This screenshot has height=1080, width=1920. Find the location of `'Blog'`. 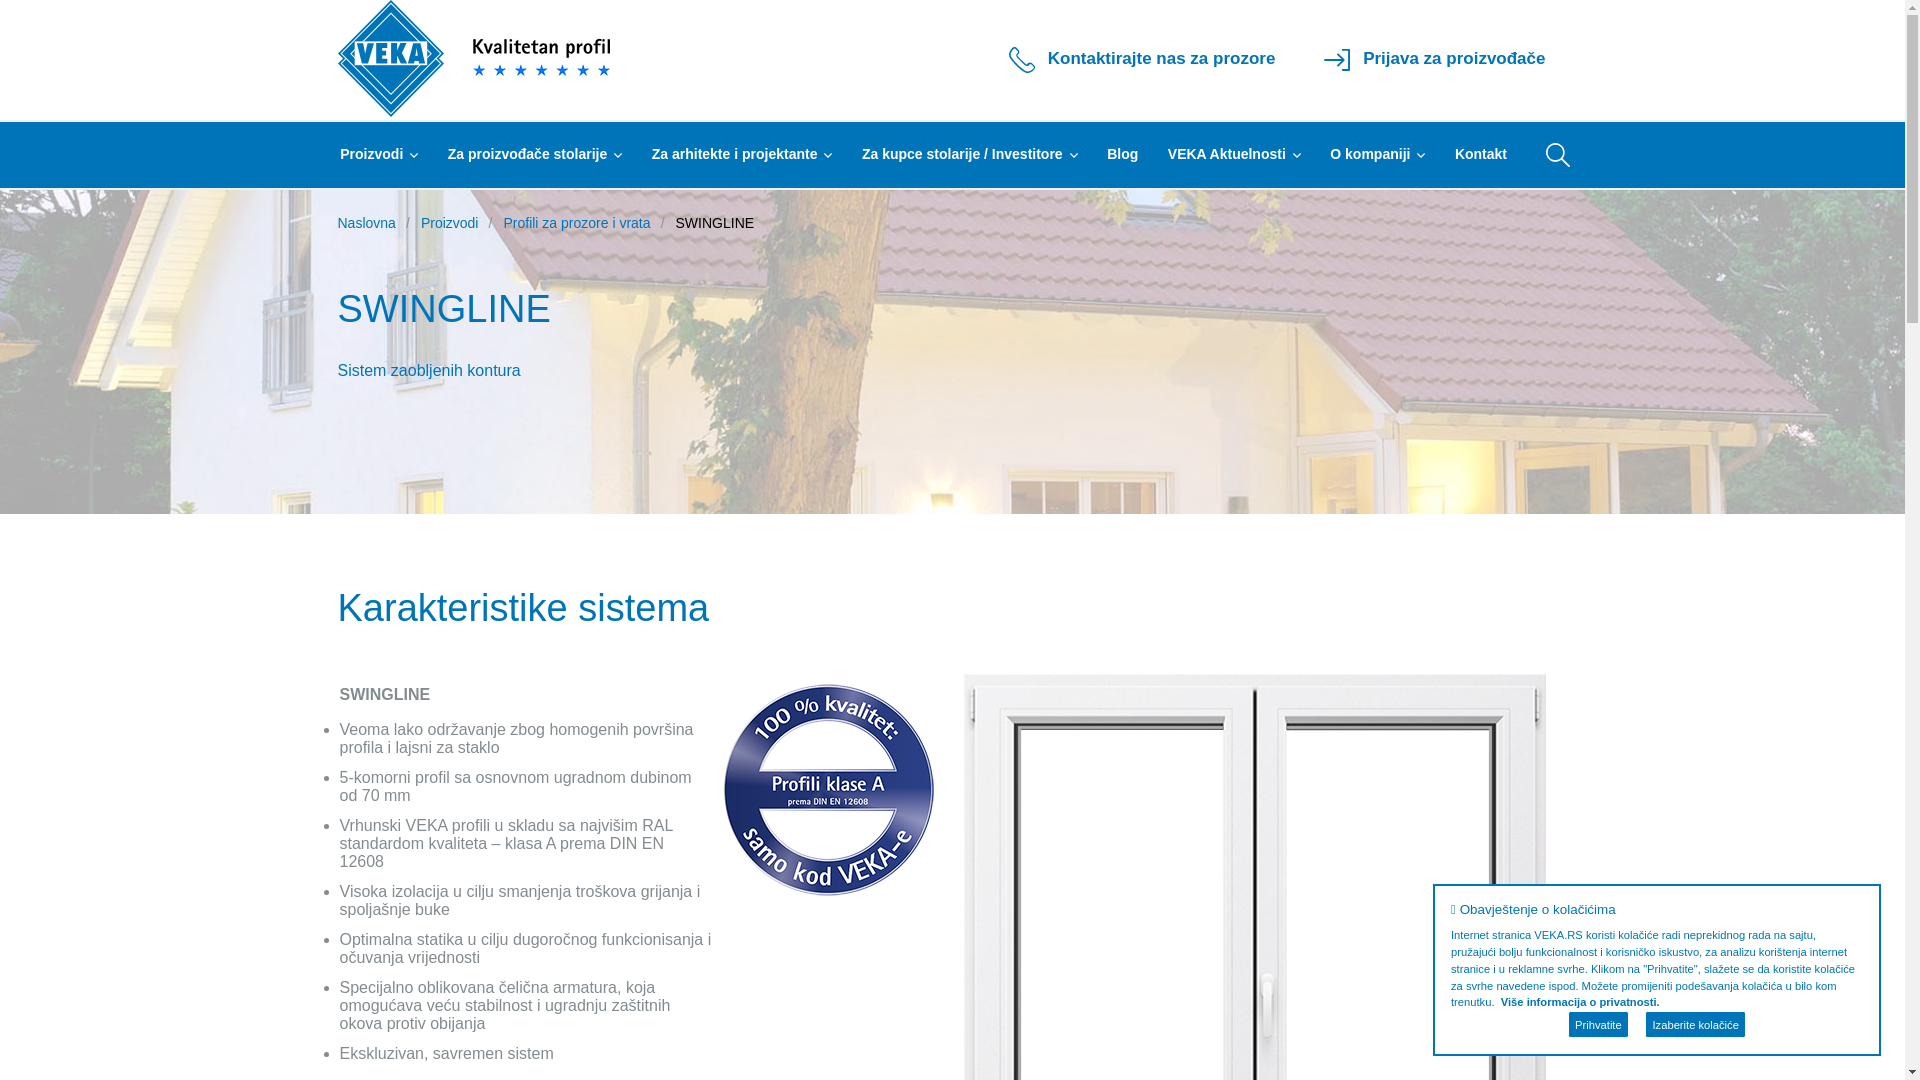

'Blog' is located at coordinates (1093, 154).